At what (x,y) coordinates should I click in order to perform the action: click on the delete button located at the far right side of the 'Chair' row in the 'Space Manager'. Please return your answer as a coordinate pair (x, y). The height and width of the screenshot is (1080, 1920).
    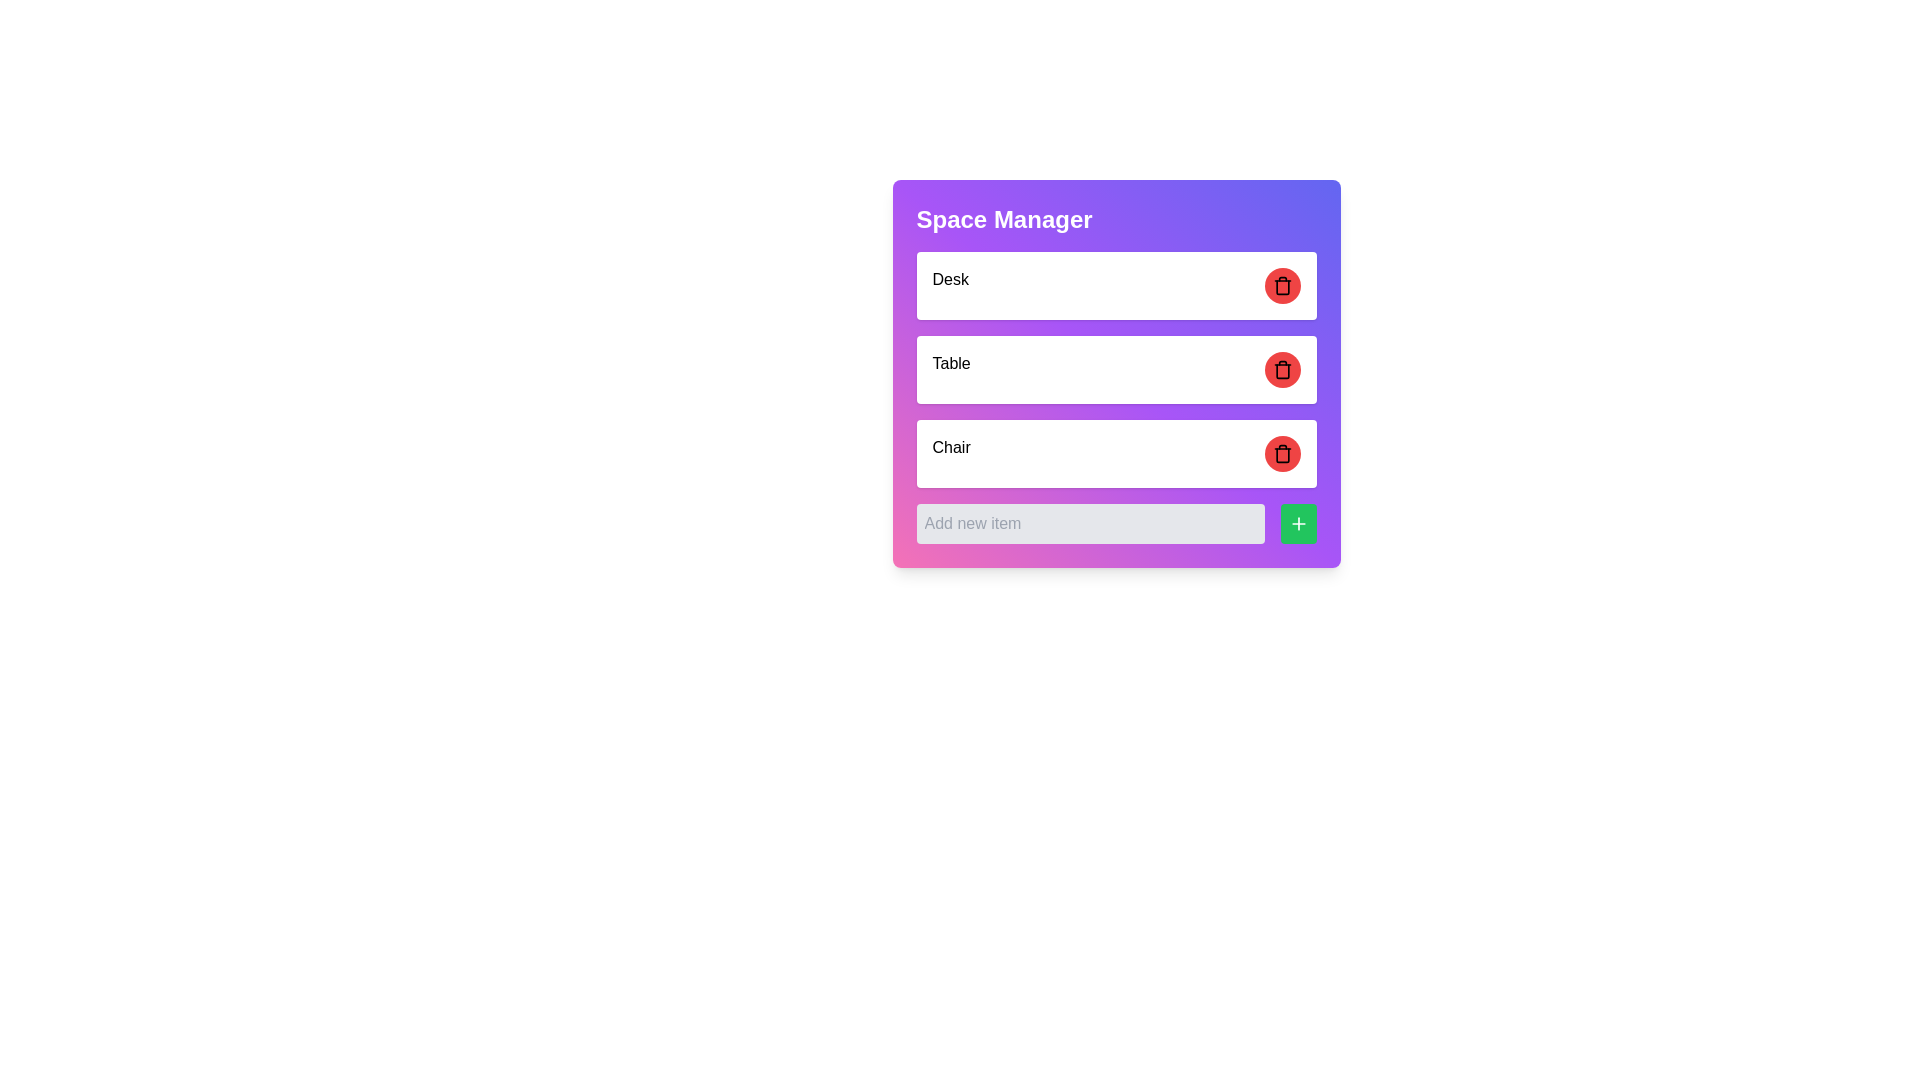
    Looking at the image, I should click on (1282, 454).